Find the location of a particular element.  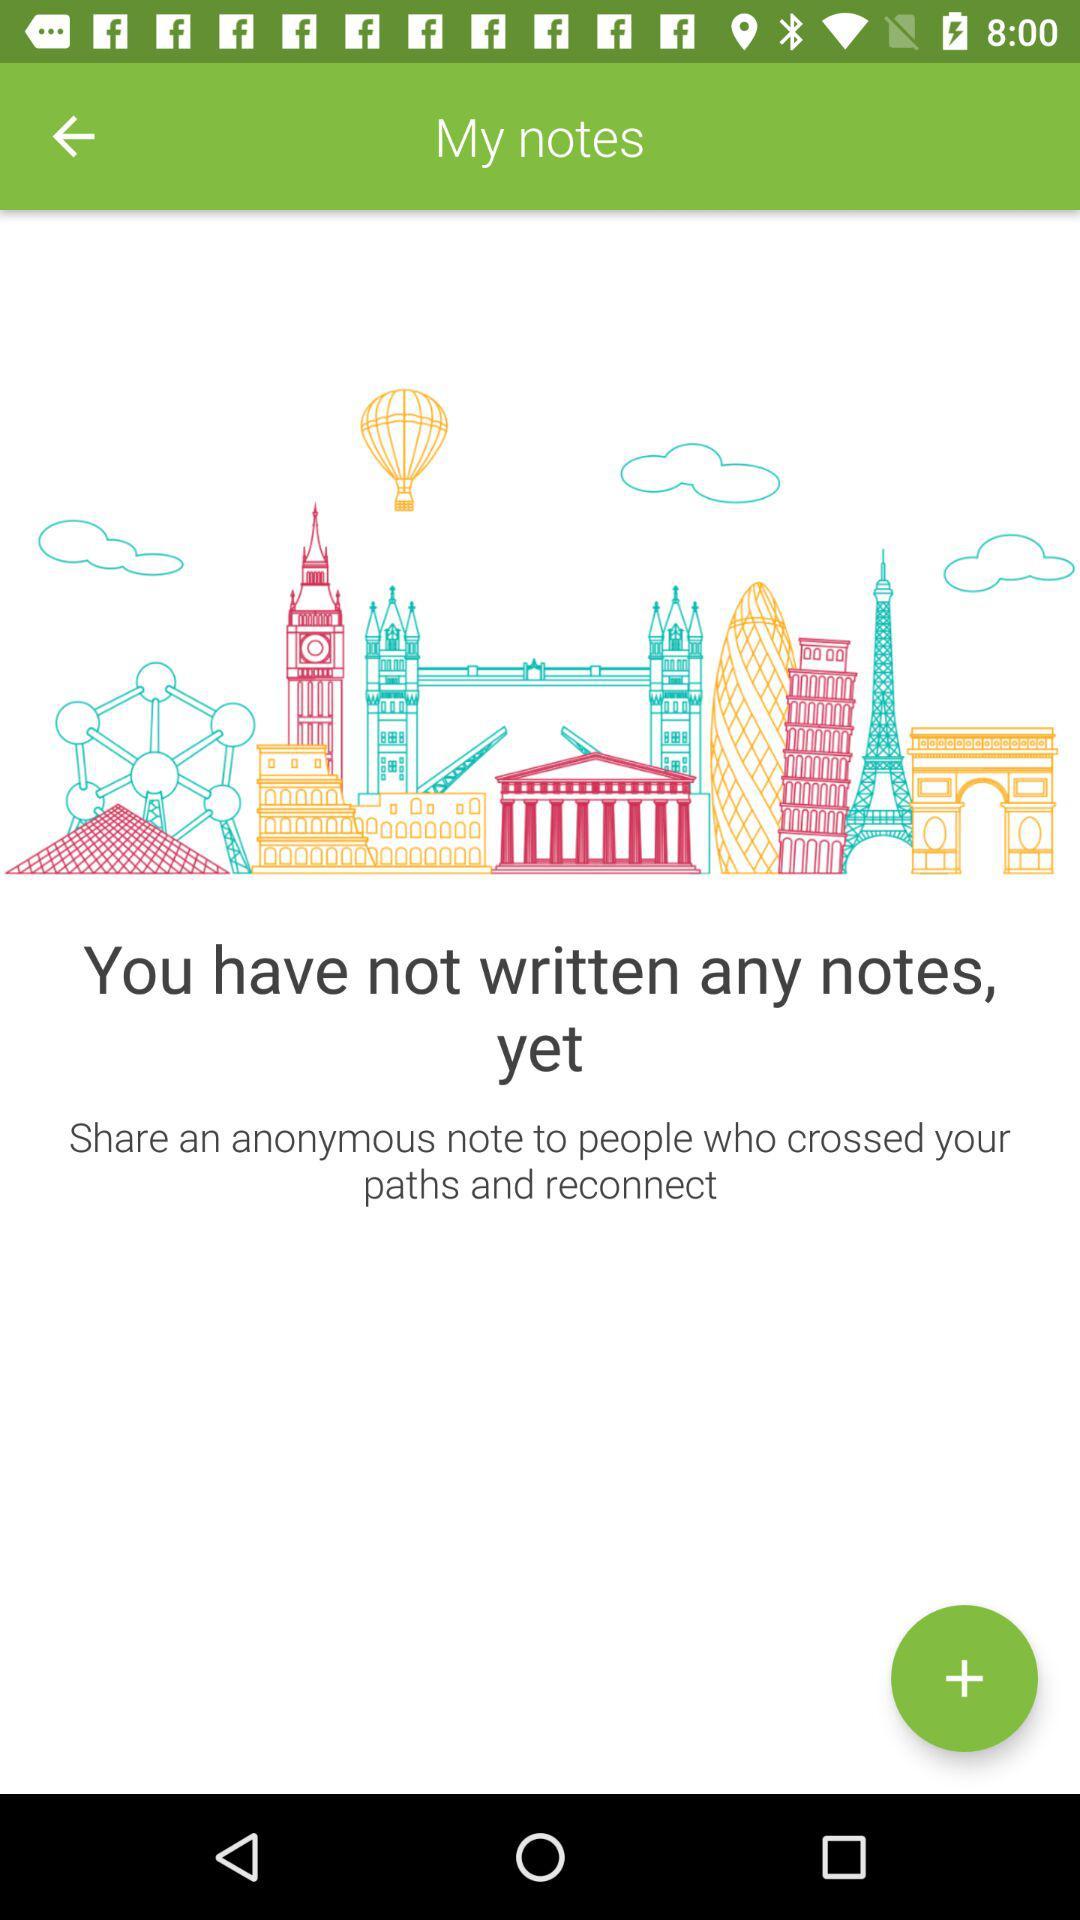

the add icon is located at coordinates (963, 1678).